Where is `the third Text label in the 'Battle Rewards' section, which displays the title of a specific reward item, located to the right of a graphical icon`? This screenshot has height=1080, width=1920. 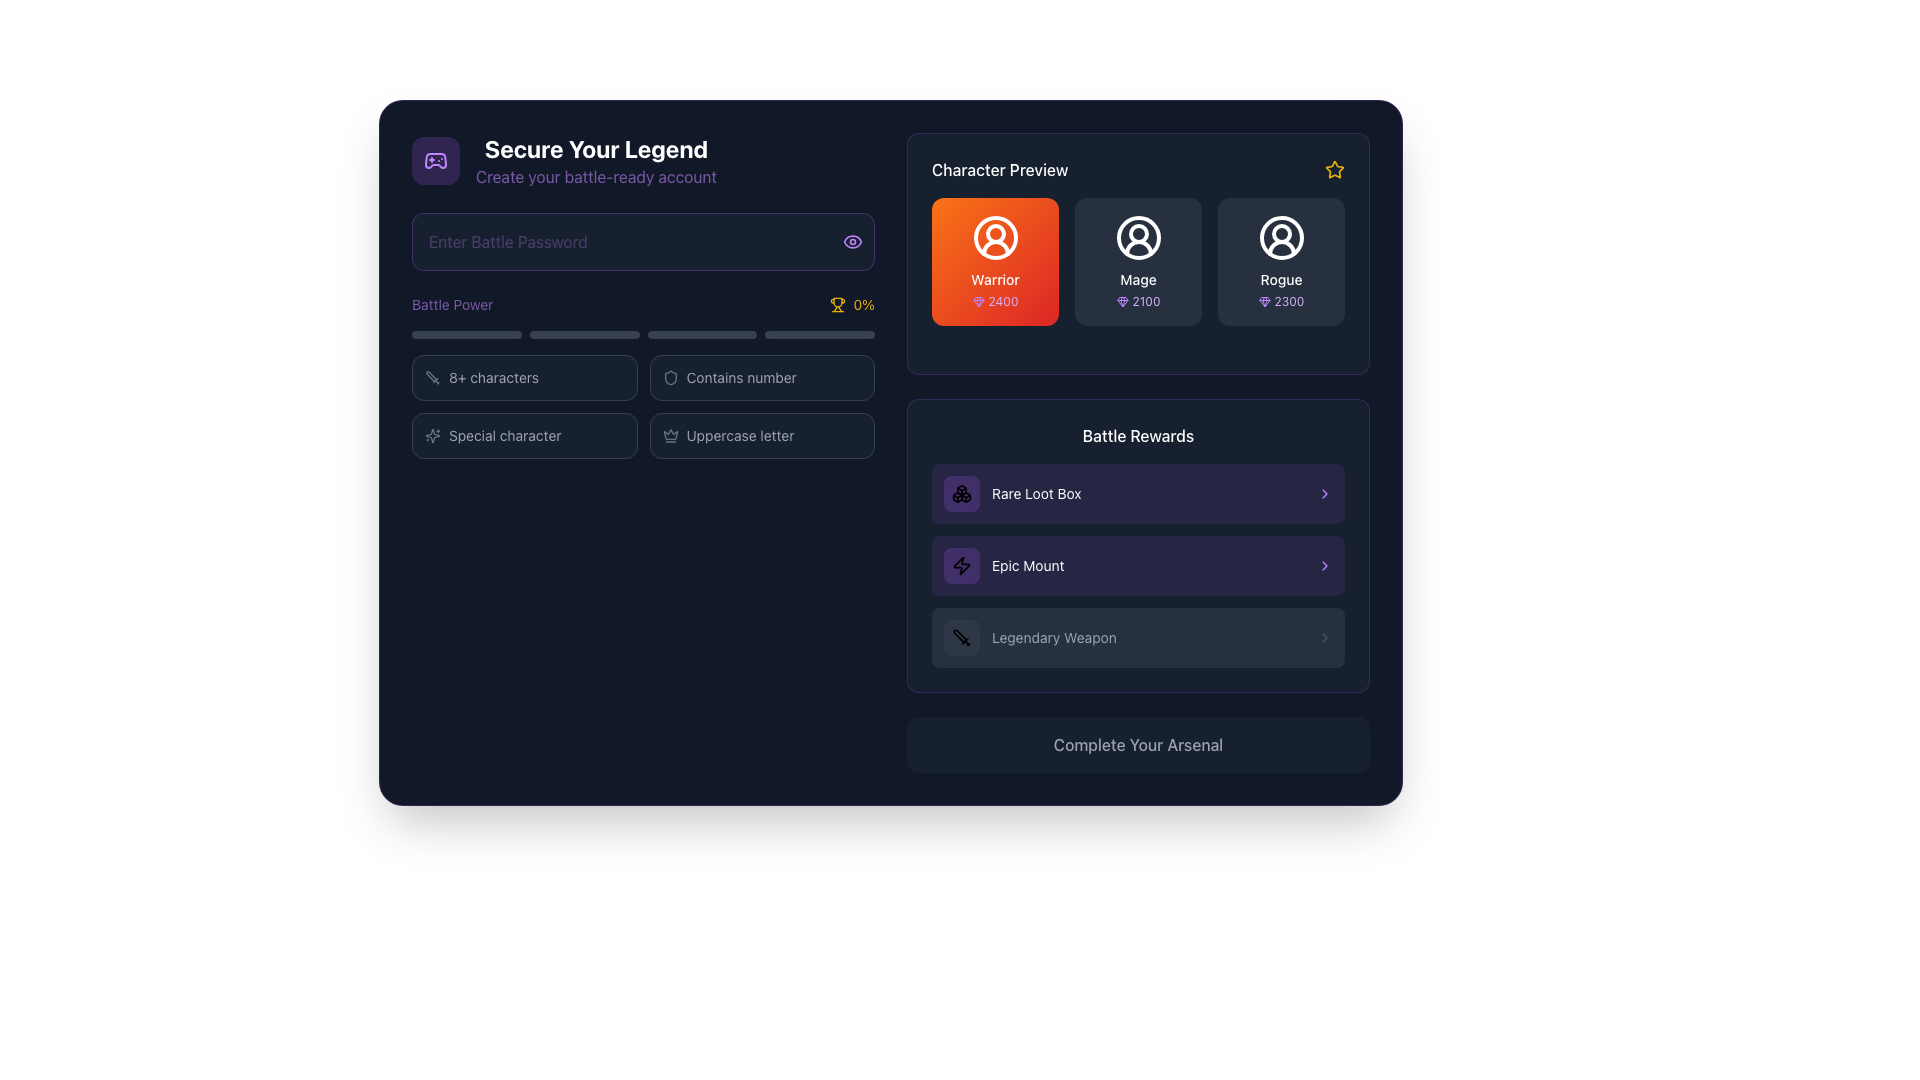 the third Text label in the 'Battle Rewards' section, which displays the title of a specific reward item, located to the right of a graphical icon is located at coordinates (1053, 637).